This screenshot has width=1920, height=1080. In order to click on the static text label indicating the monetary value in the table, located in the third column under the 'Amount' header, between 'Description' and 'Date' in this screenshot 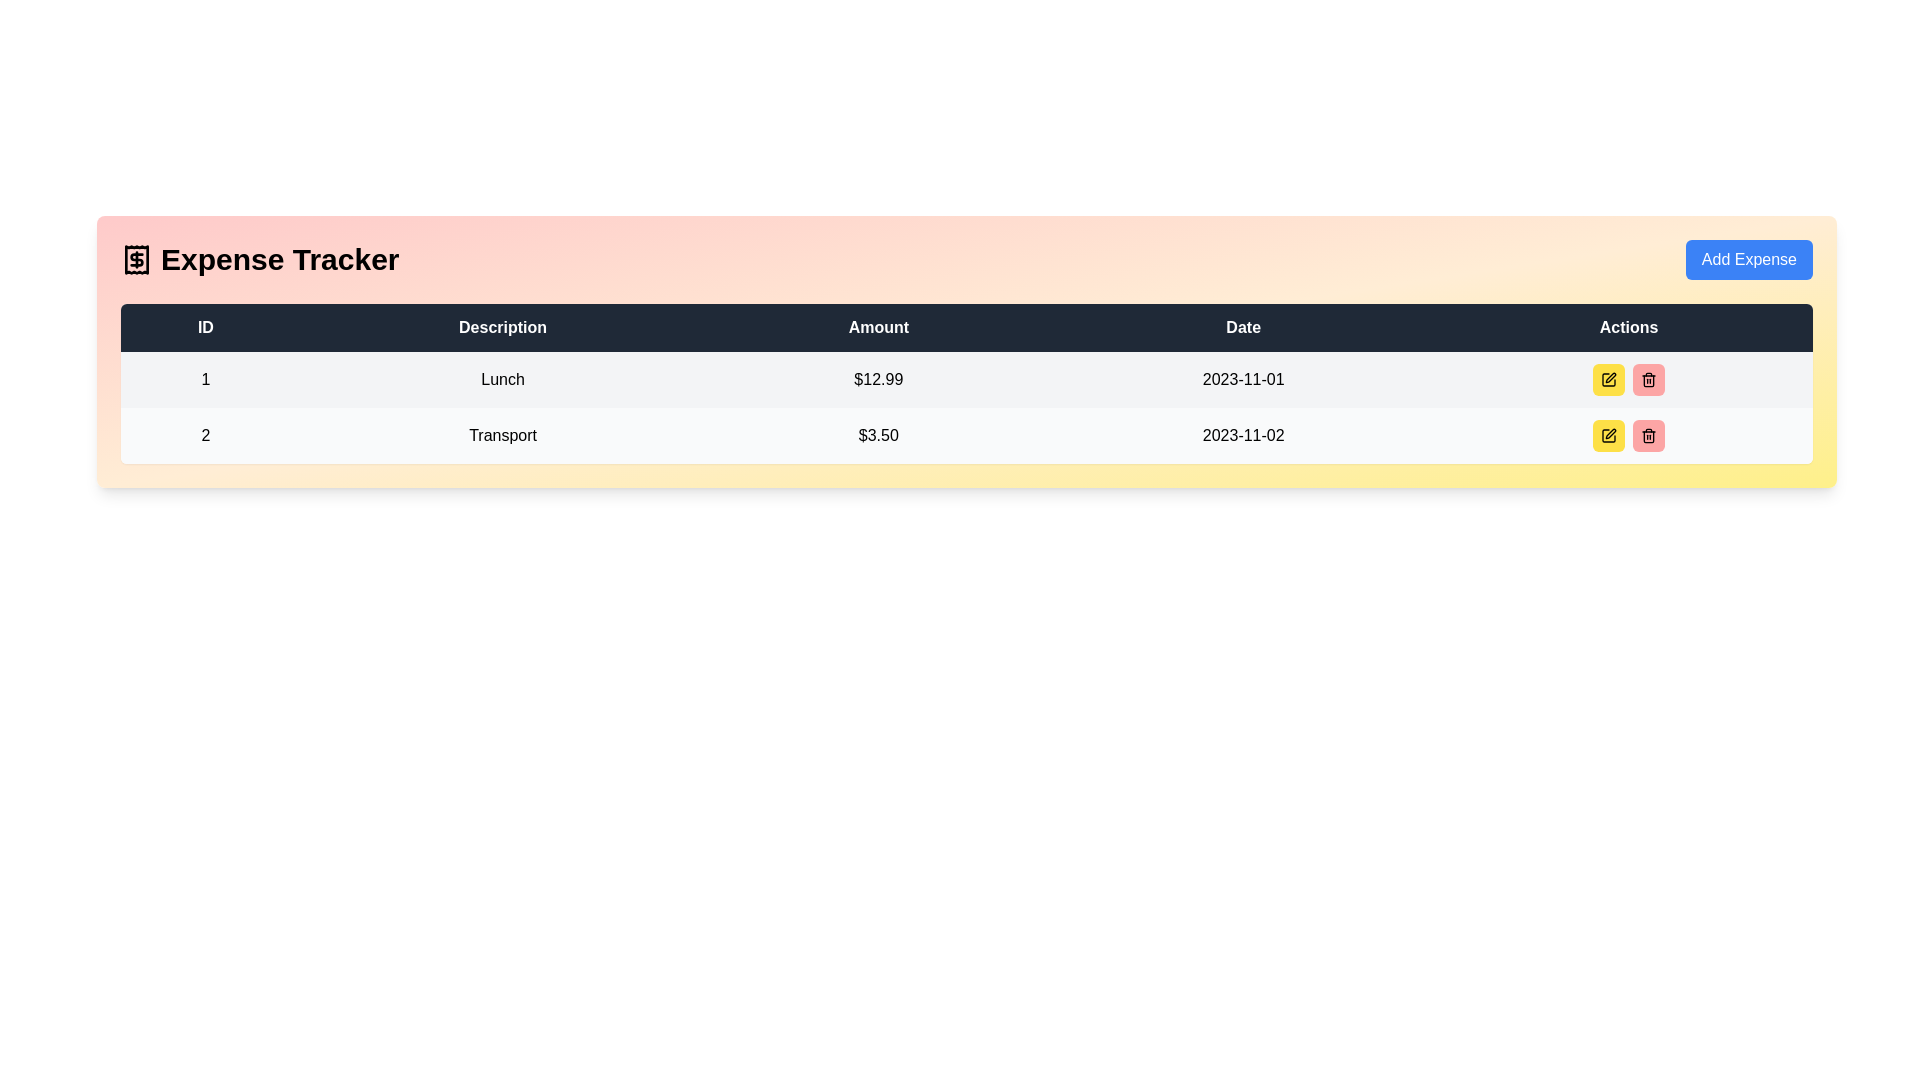, I will do `click(878, 380)`.